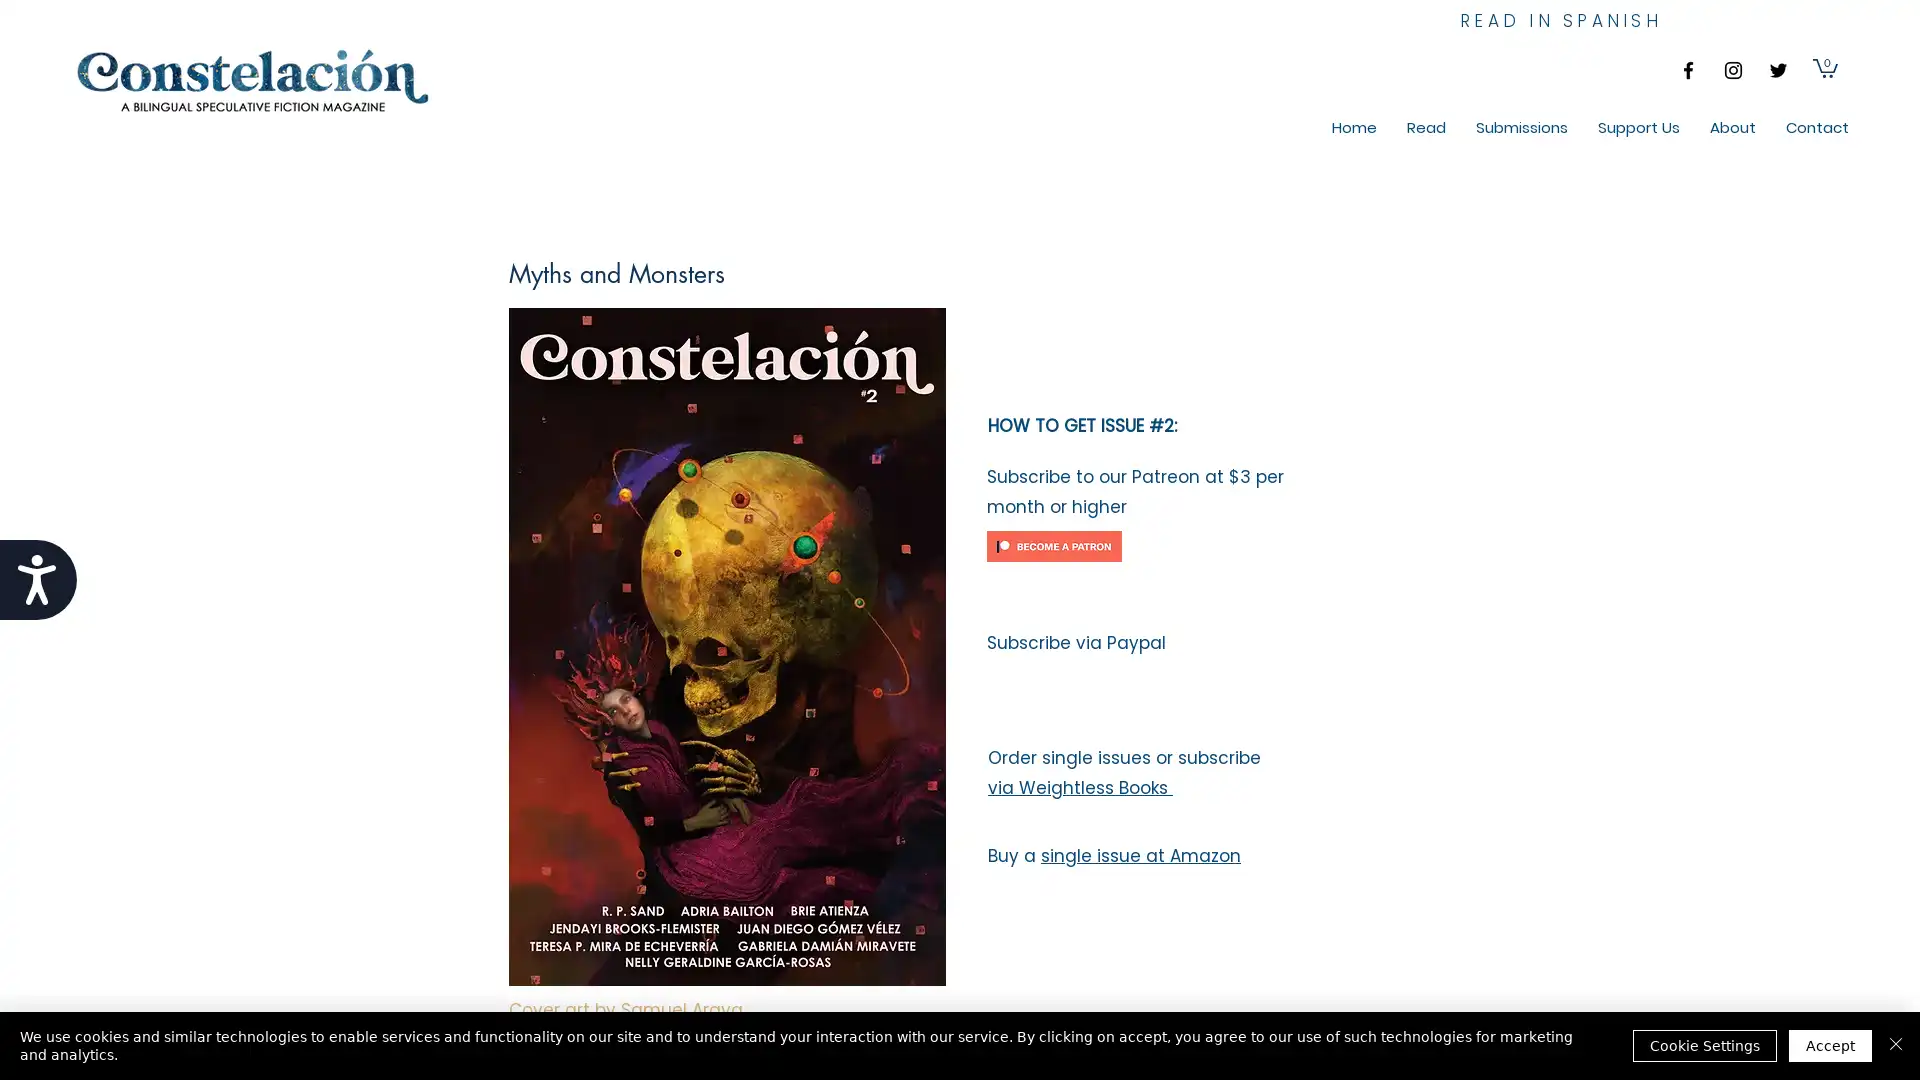 Image resolution: width=1920 pixels, height=1080 pixels. What do you see at coordinates (1703, 1044) in the screenshot?
I see `Cookie Settings` at bounding box center [1703, 1044].